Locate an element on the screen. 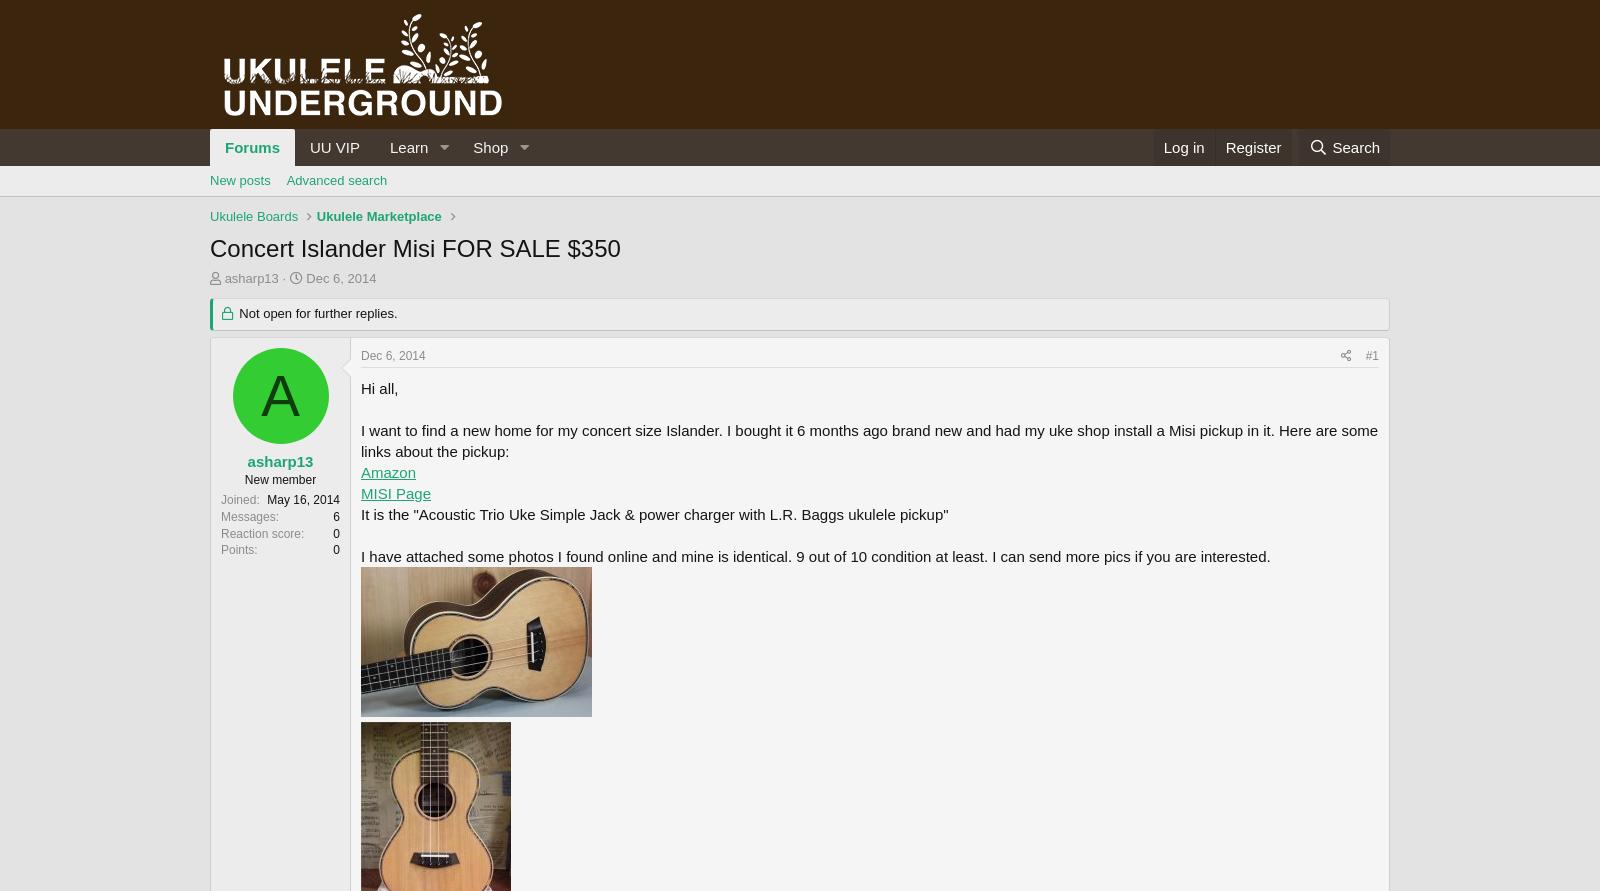  'New member' is located at coordinates (280, 478).